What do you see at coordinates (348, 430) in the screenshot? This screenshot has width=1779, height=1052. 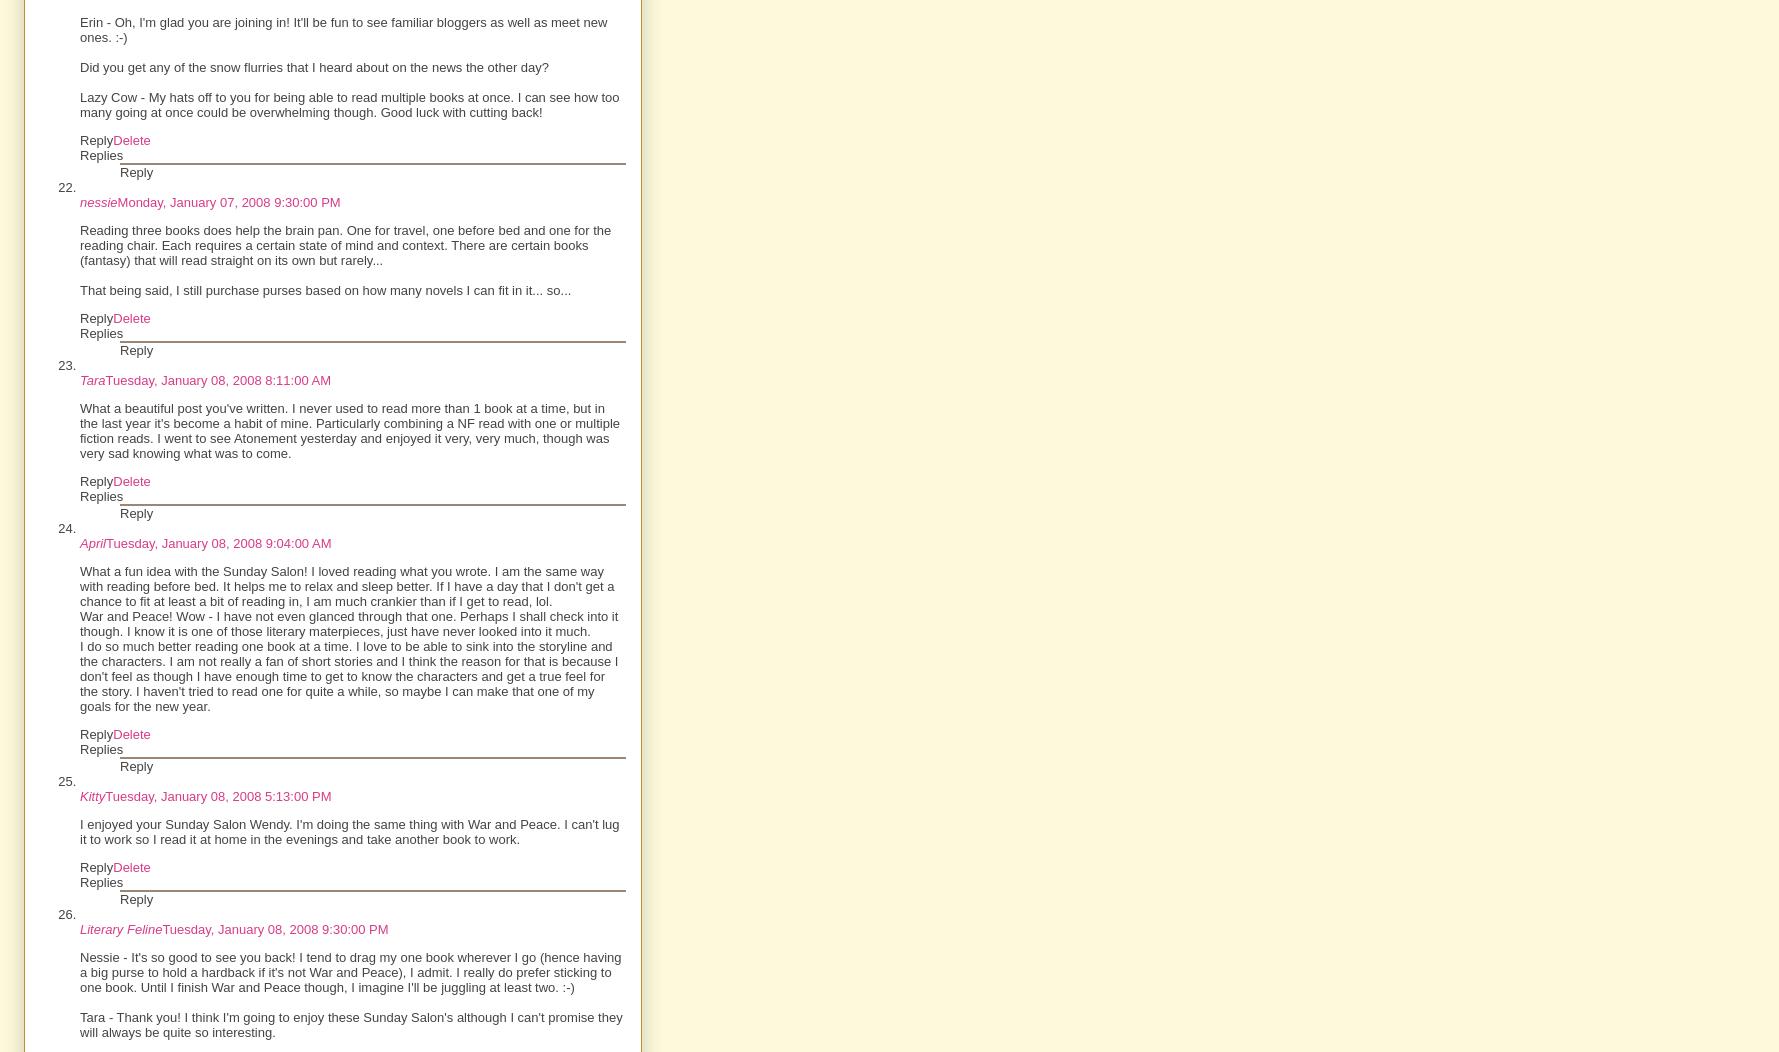 I see `'What a beautiful post you've written.  I never used to read more than 1 book at a time, but in the last year it's become a habit of mine.  Particularly combining a NF read with one or multiple fiction reads.  I went to see Atonement yesterday and enjoyed it very, very much, though was very sad knowing what was to come.'` at bounding box center [348, 430].